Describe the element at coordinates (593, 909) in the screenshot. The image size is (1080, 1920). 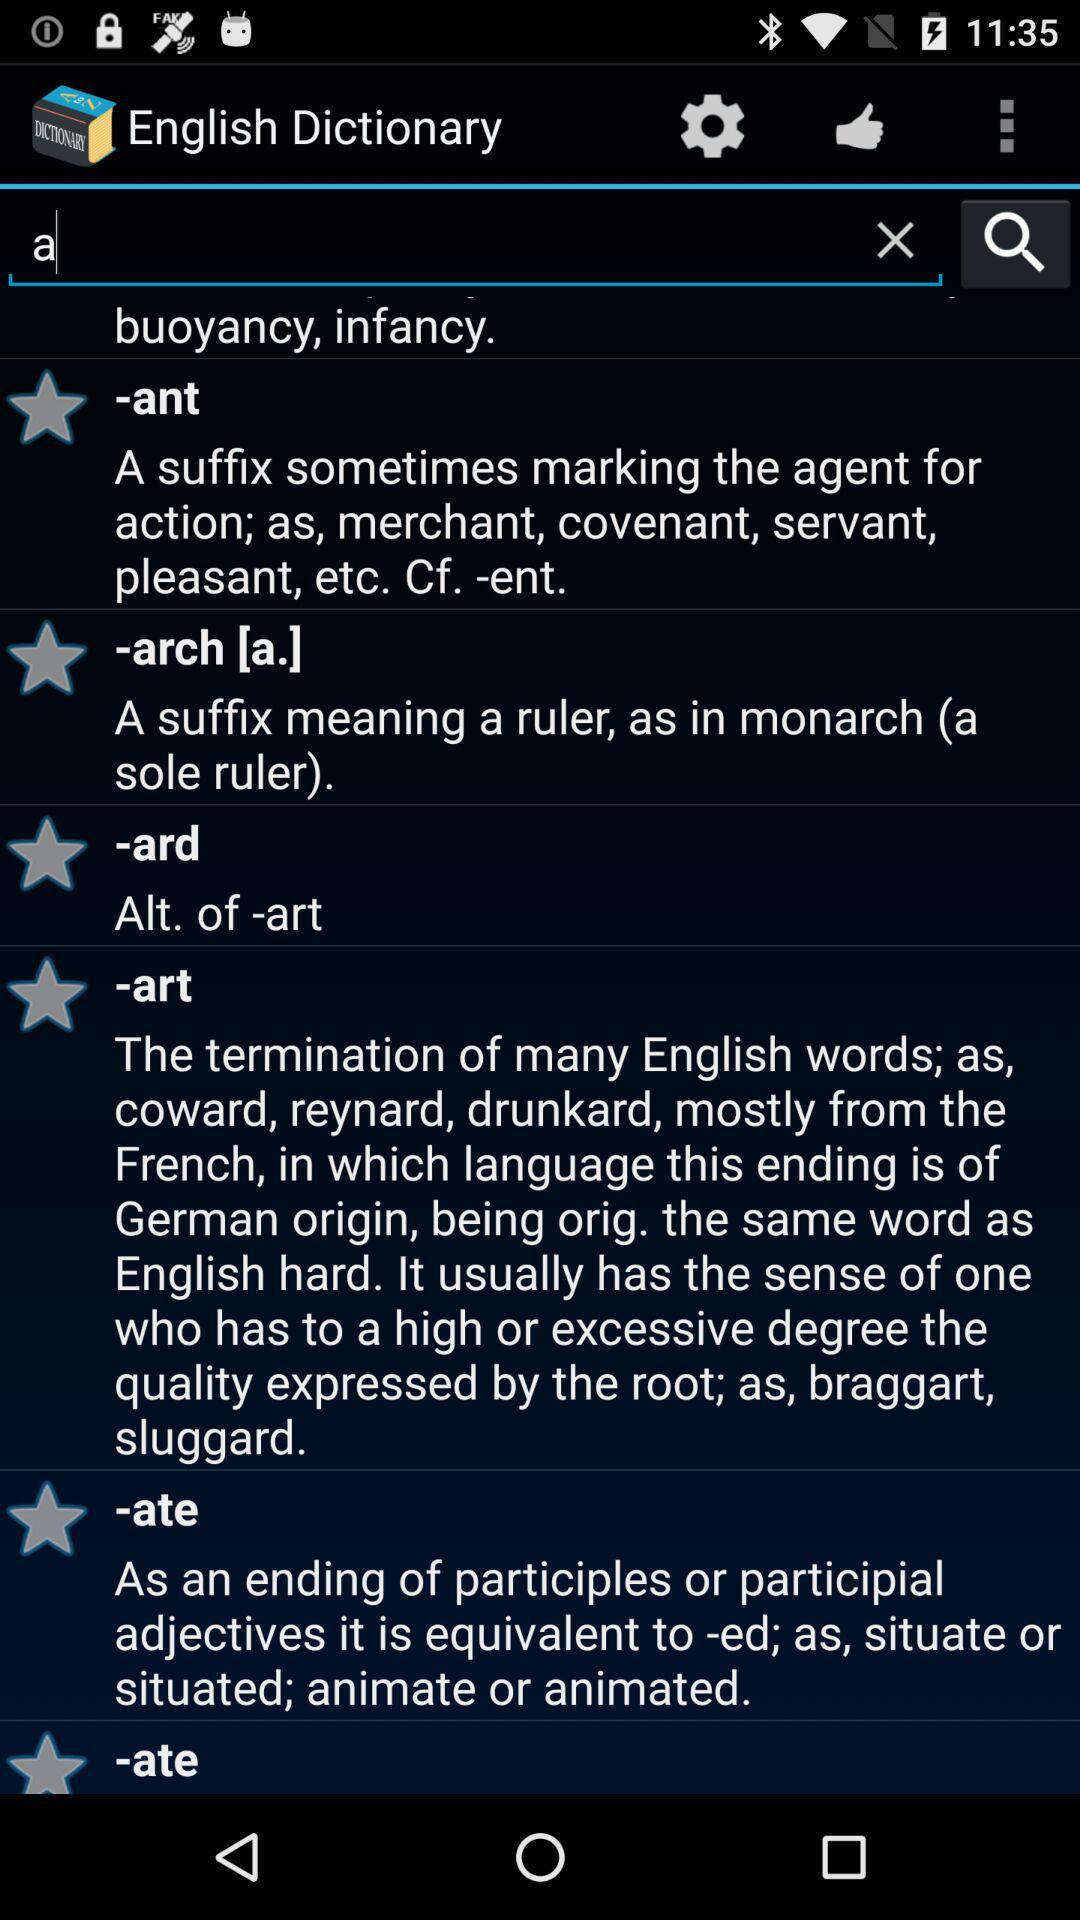
I see `alt. of -art item` at that location.